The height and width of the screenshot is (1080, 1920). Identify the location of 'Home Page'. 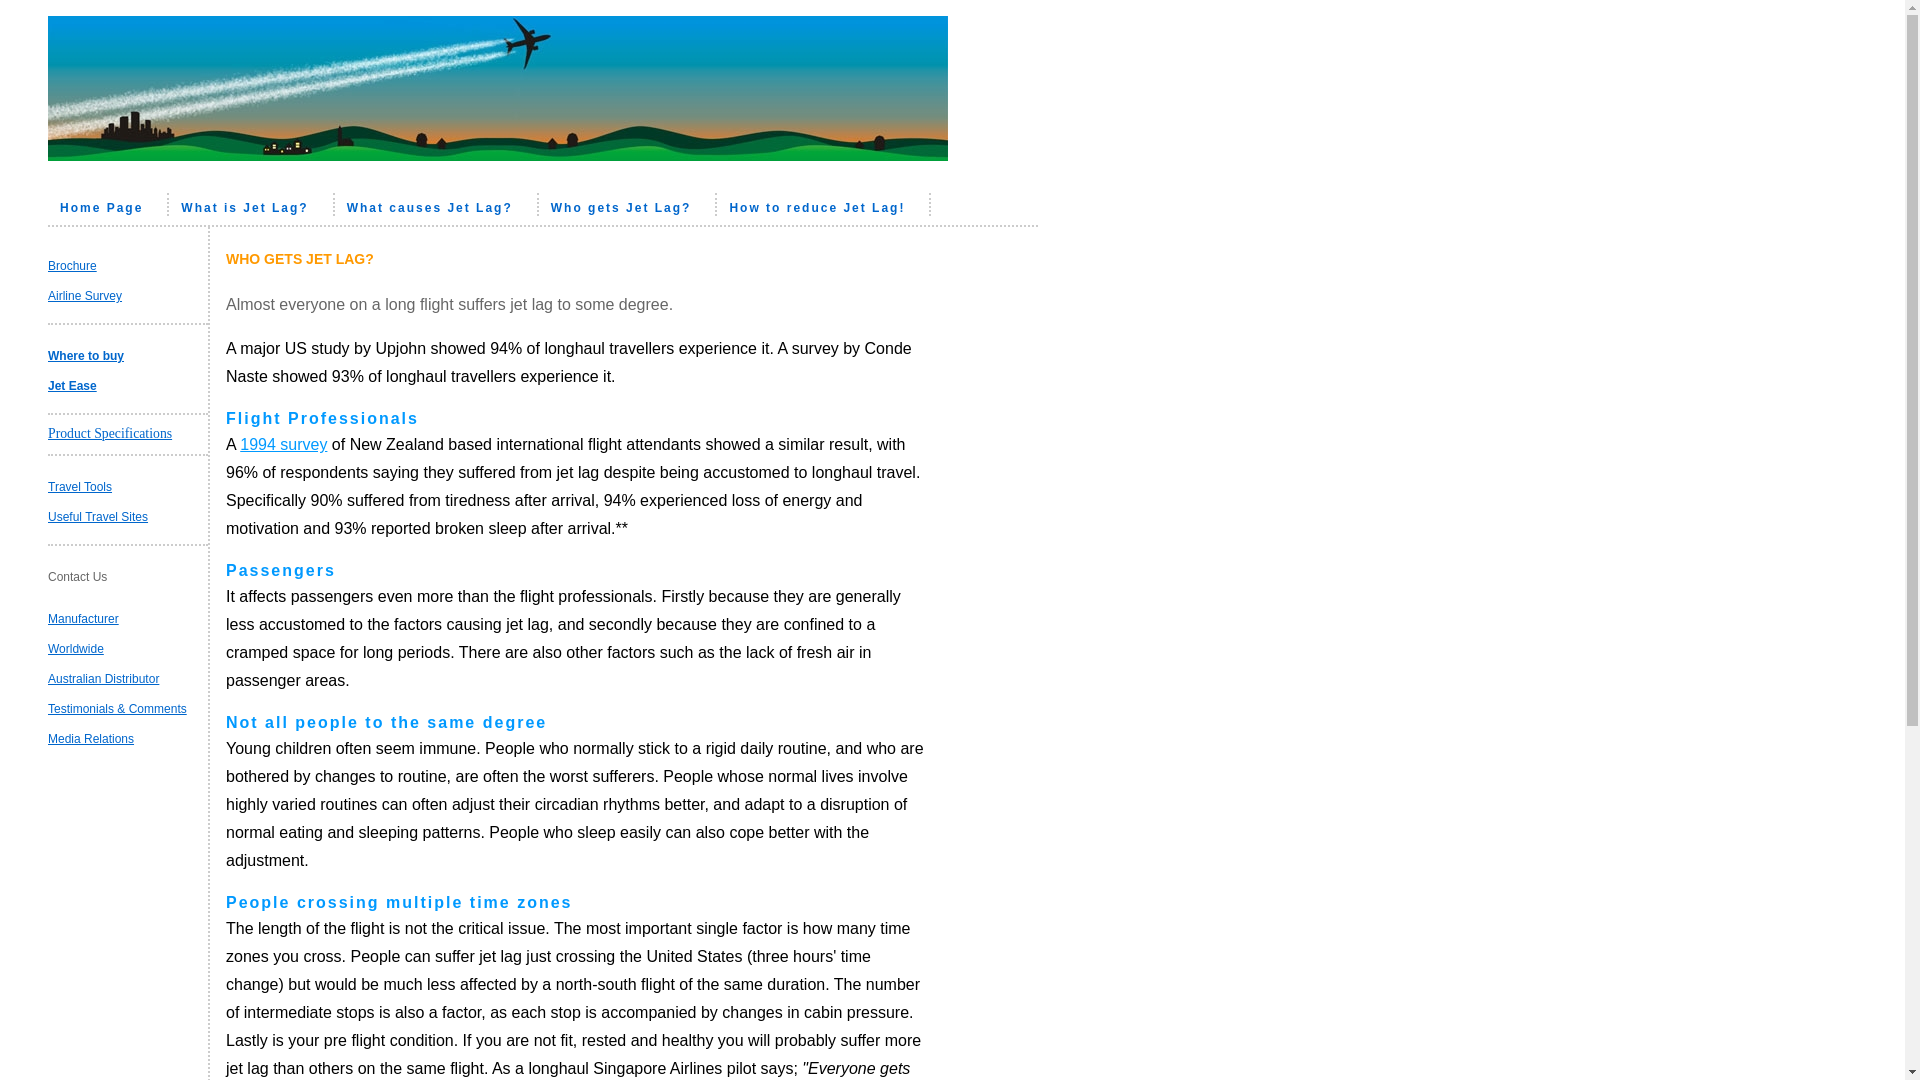
(48, 204).